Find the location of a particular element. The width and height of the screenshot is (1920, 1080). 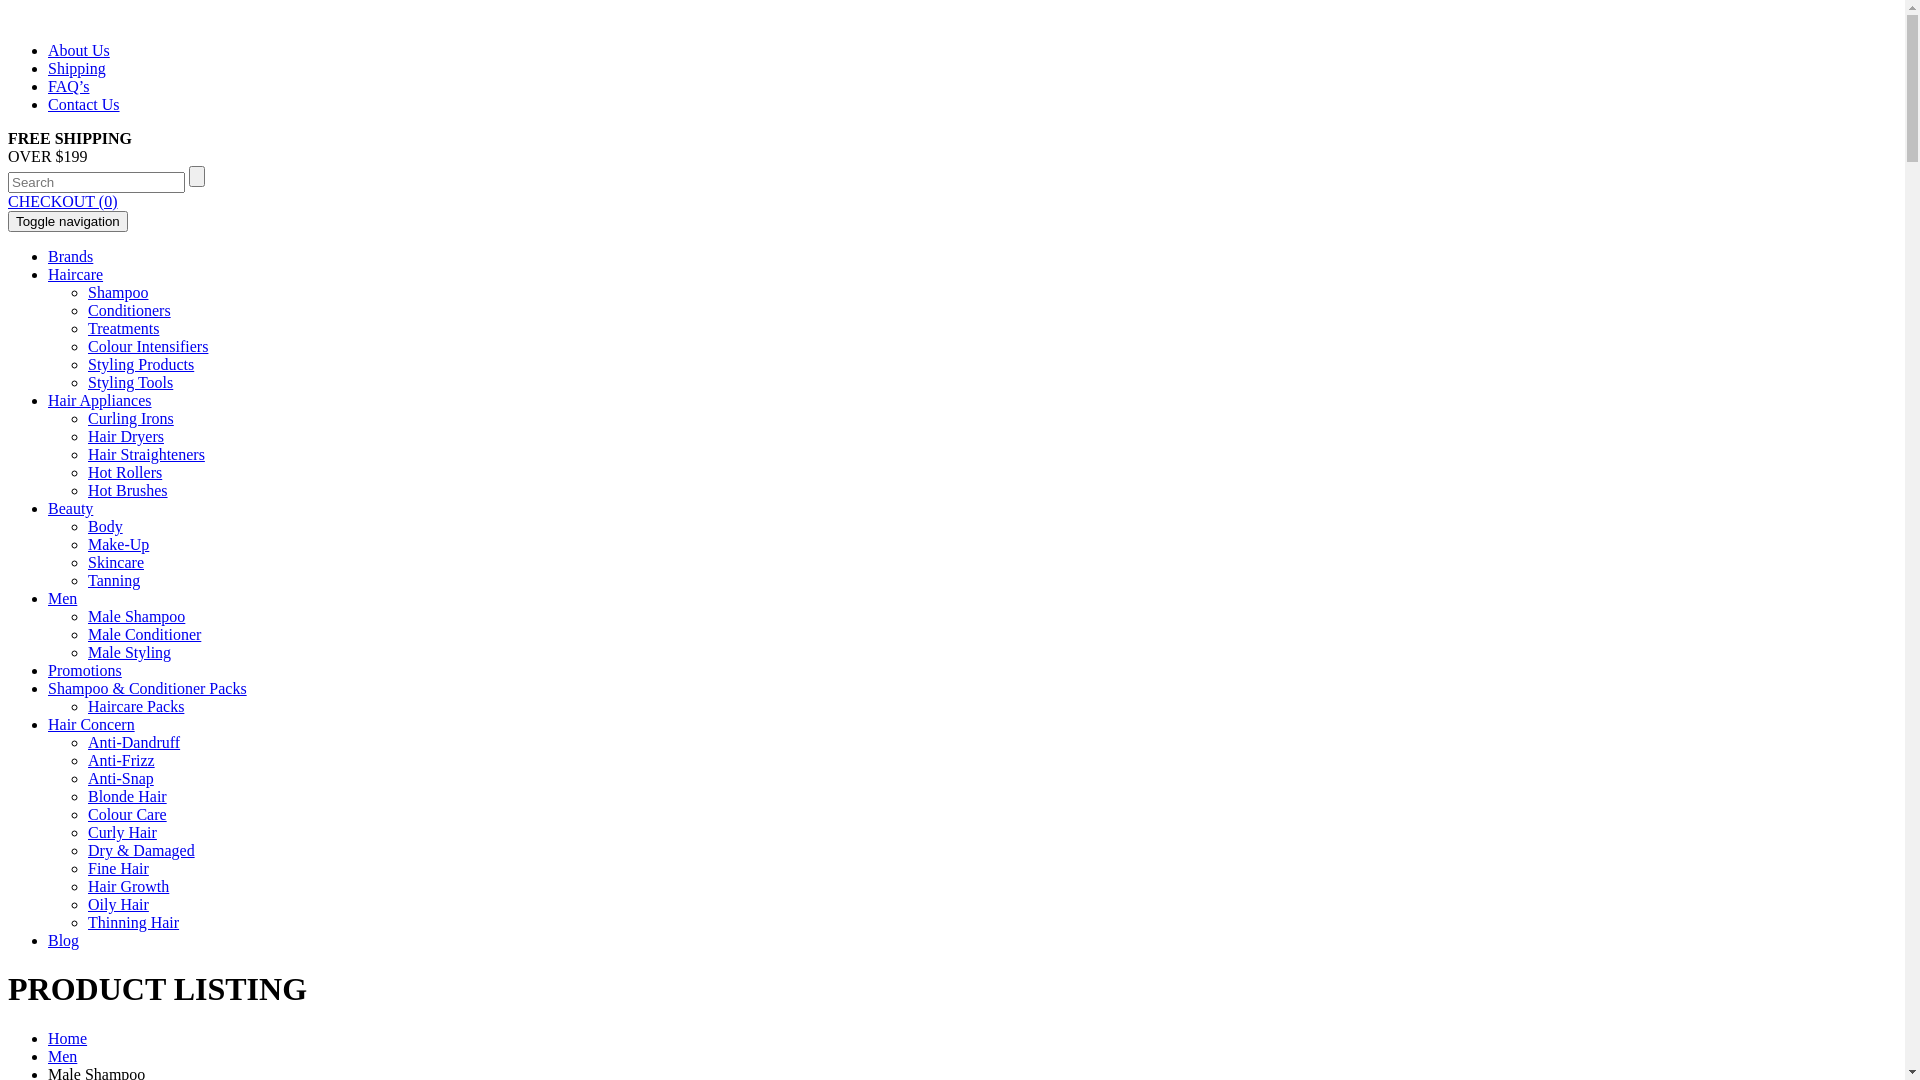

'Anti-Frizz' is located at coordinates (120, 760).